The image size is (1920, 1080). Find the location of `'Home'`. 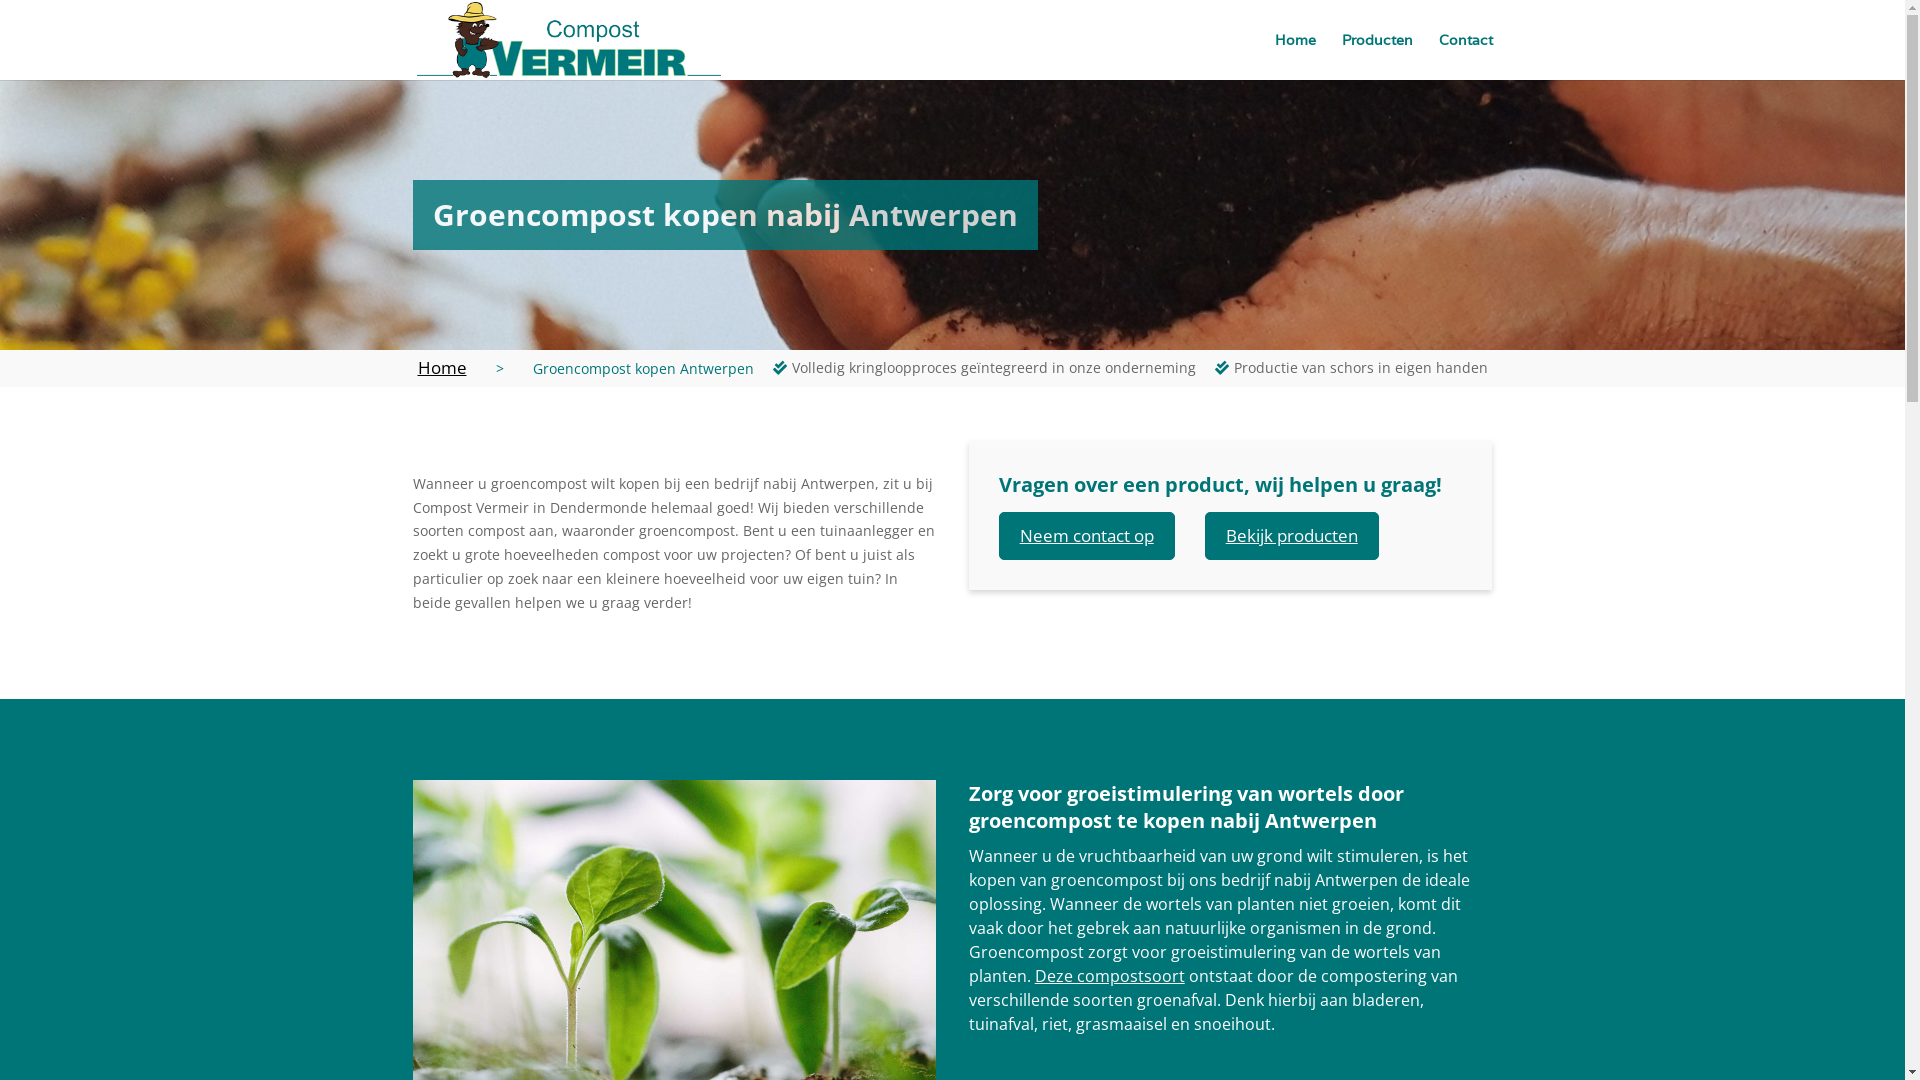

'Home' is located at coordinates (441, 367).